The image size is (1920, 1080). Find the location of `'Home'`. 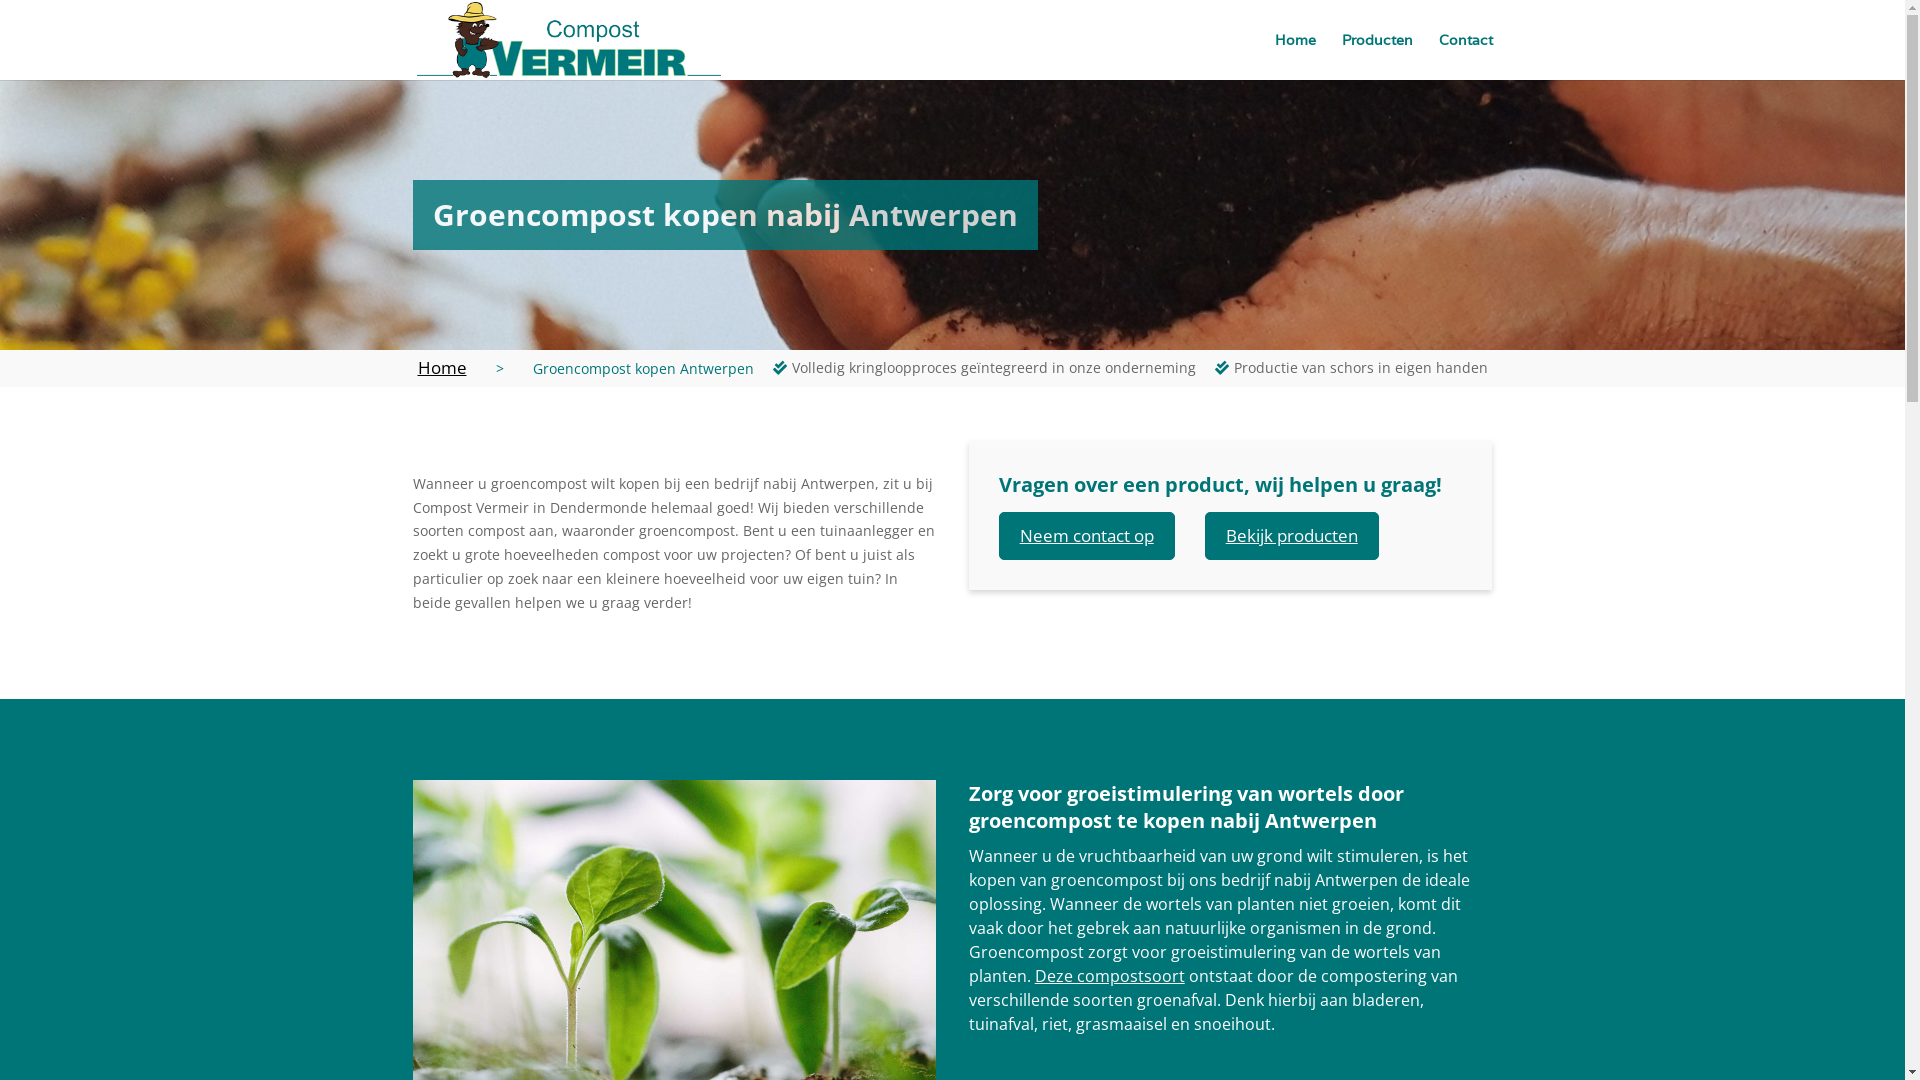

'Home' is located at coordinates (441, 367).